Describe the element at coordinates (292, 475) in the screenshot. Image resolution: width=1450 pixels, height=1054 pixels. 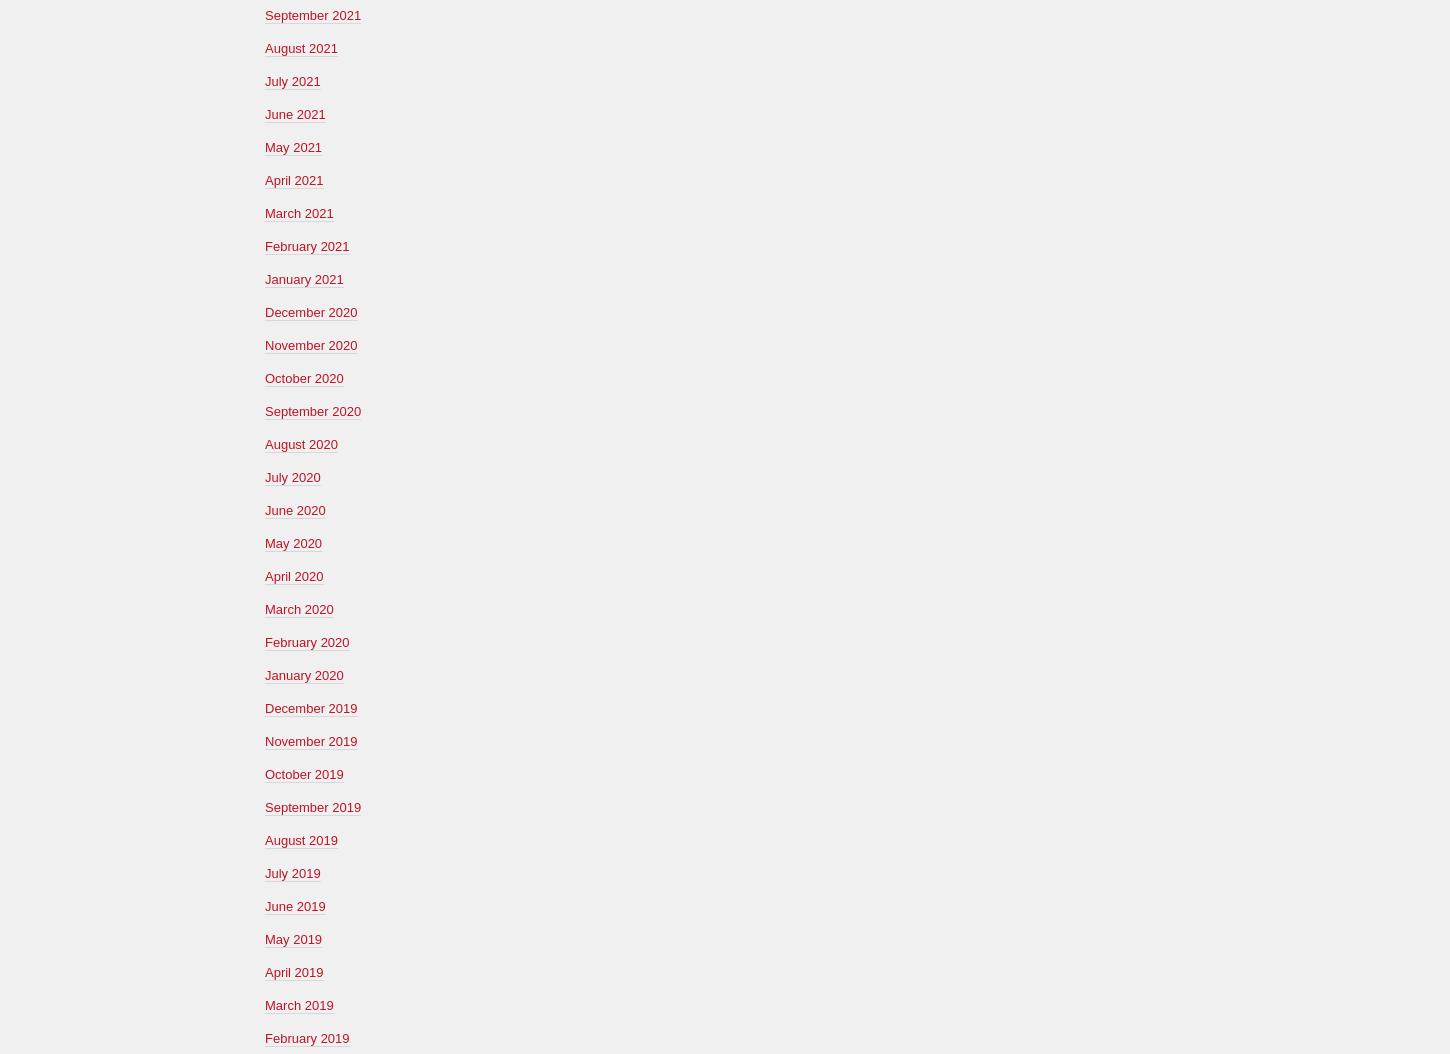
I see `'July 2020'` at that location.